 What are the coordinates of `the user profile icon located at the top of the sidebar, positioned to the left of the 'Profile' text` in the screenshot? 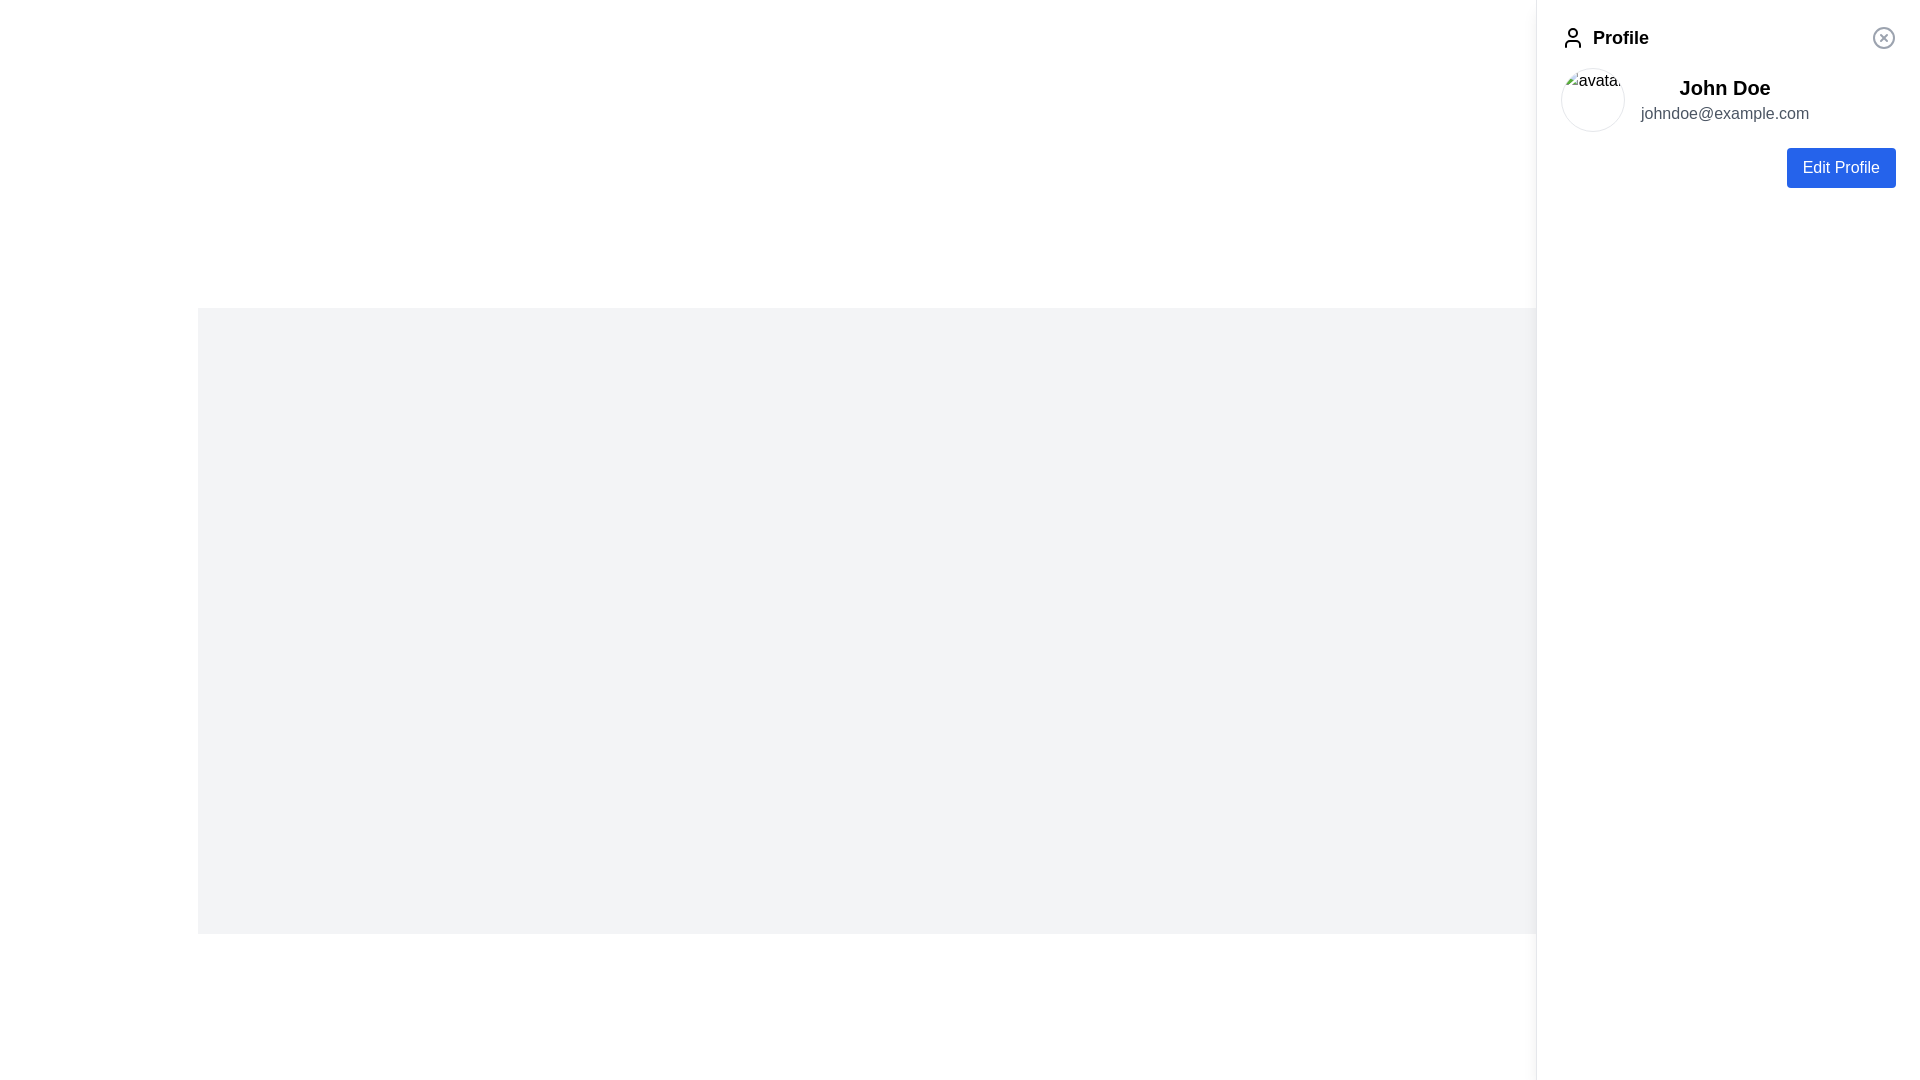 It's located at (1572, 38).